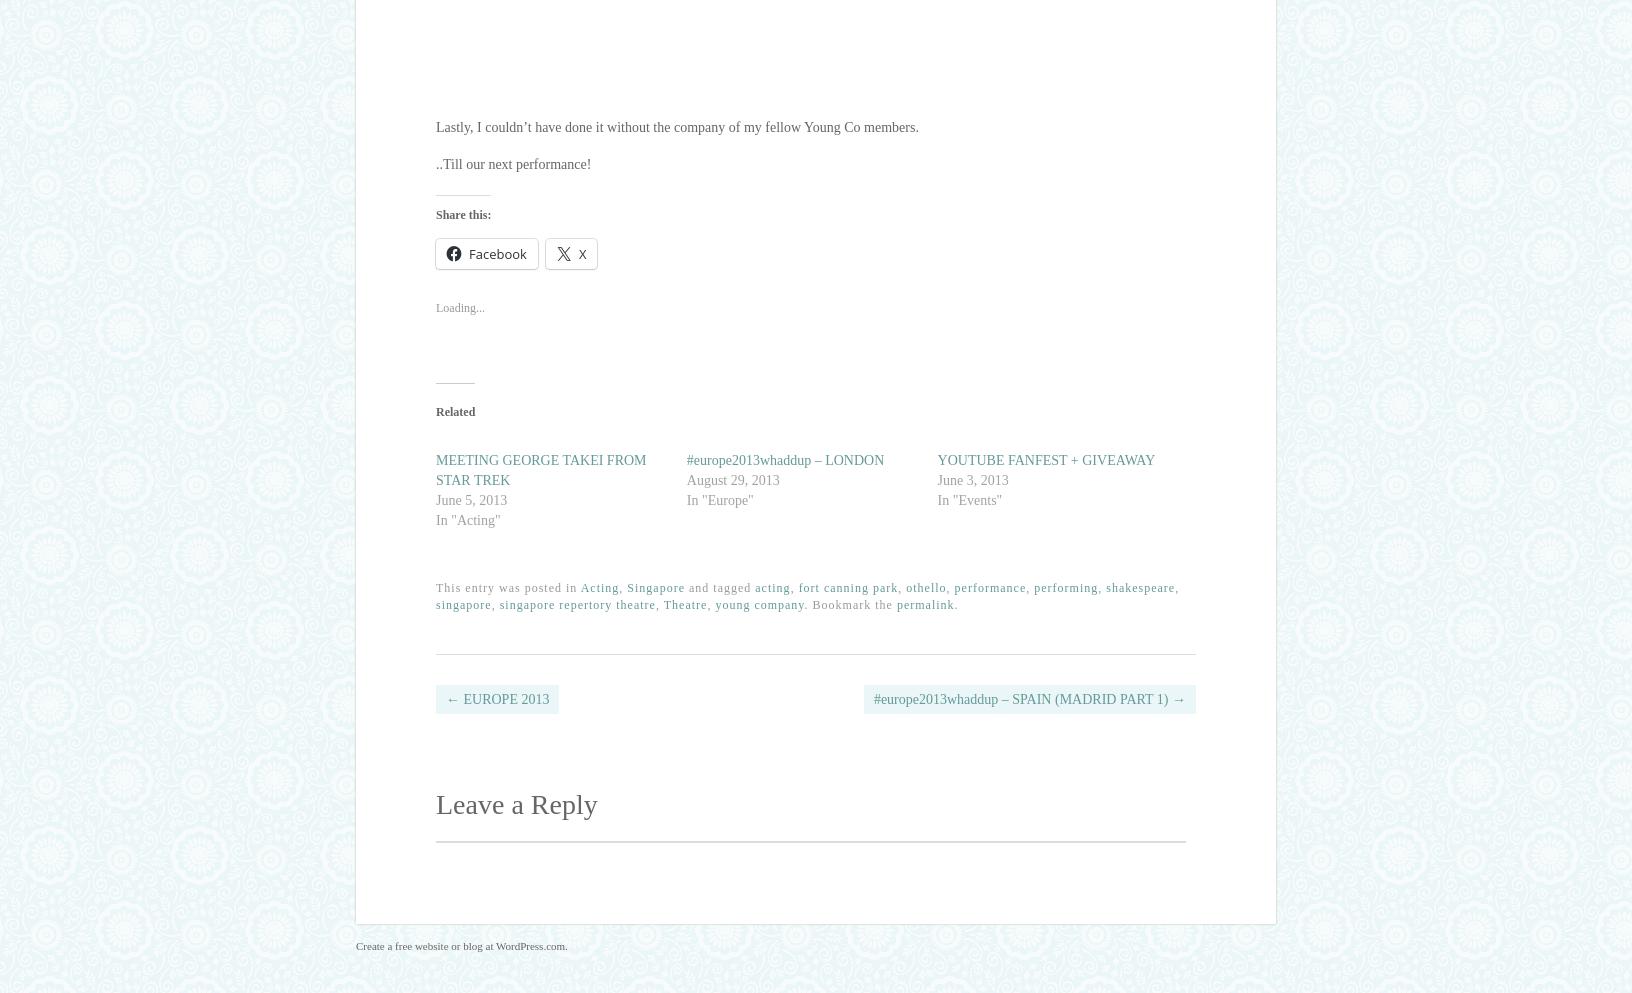 This screenshot has width=1632, height=993. What do you see at coordinates (547, 711) in the screenshot?
I see `'Post navigation'` at bounding box center [547, 711].